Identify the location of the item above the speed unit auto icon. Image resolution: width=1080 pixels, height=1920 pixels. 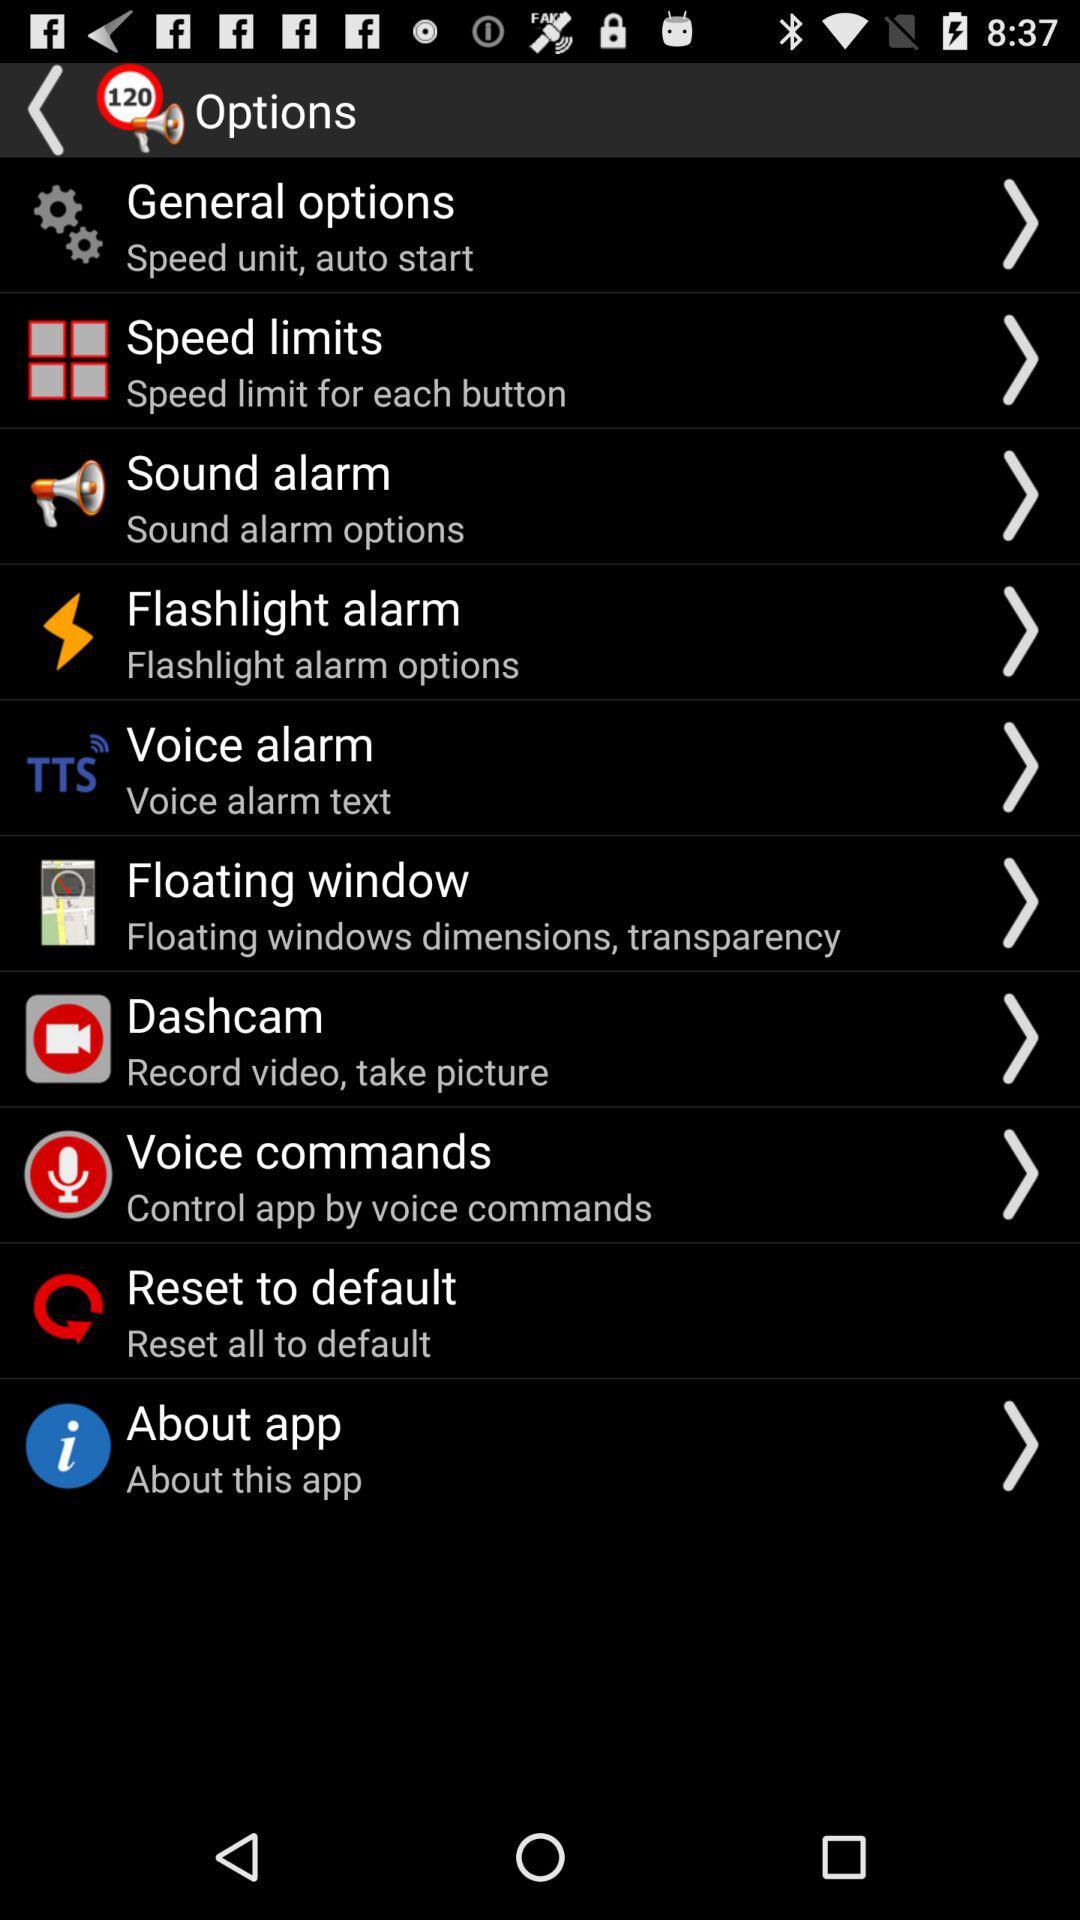
(290, 199).